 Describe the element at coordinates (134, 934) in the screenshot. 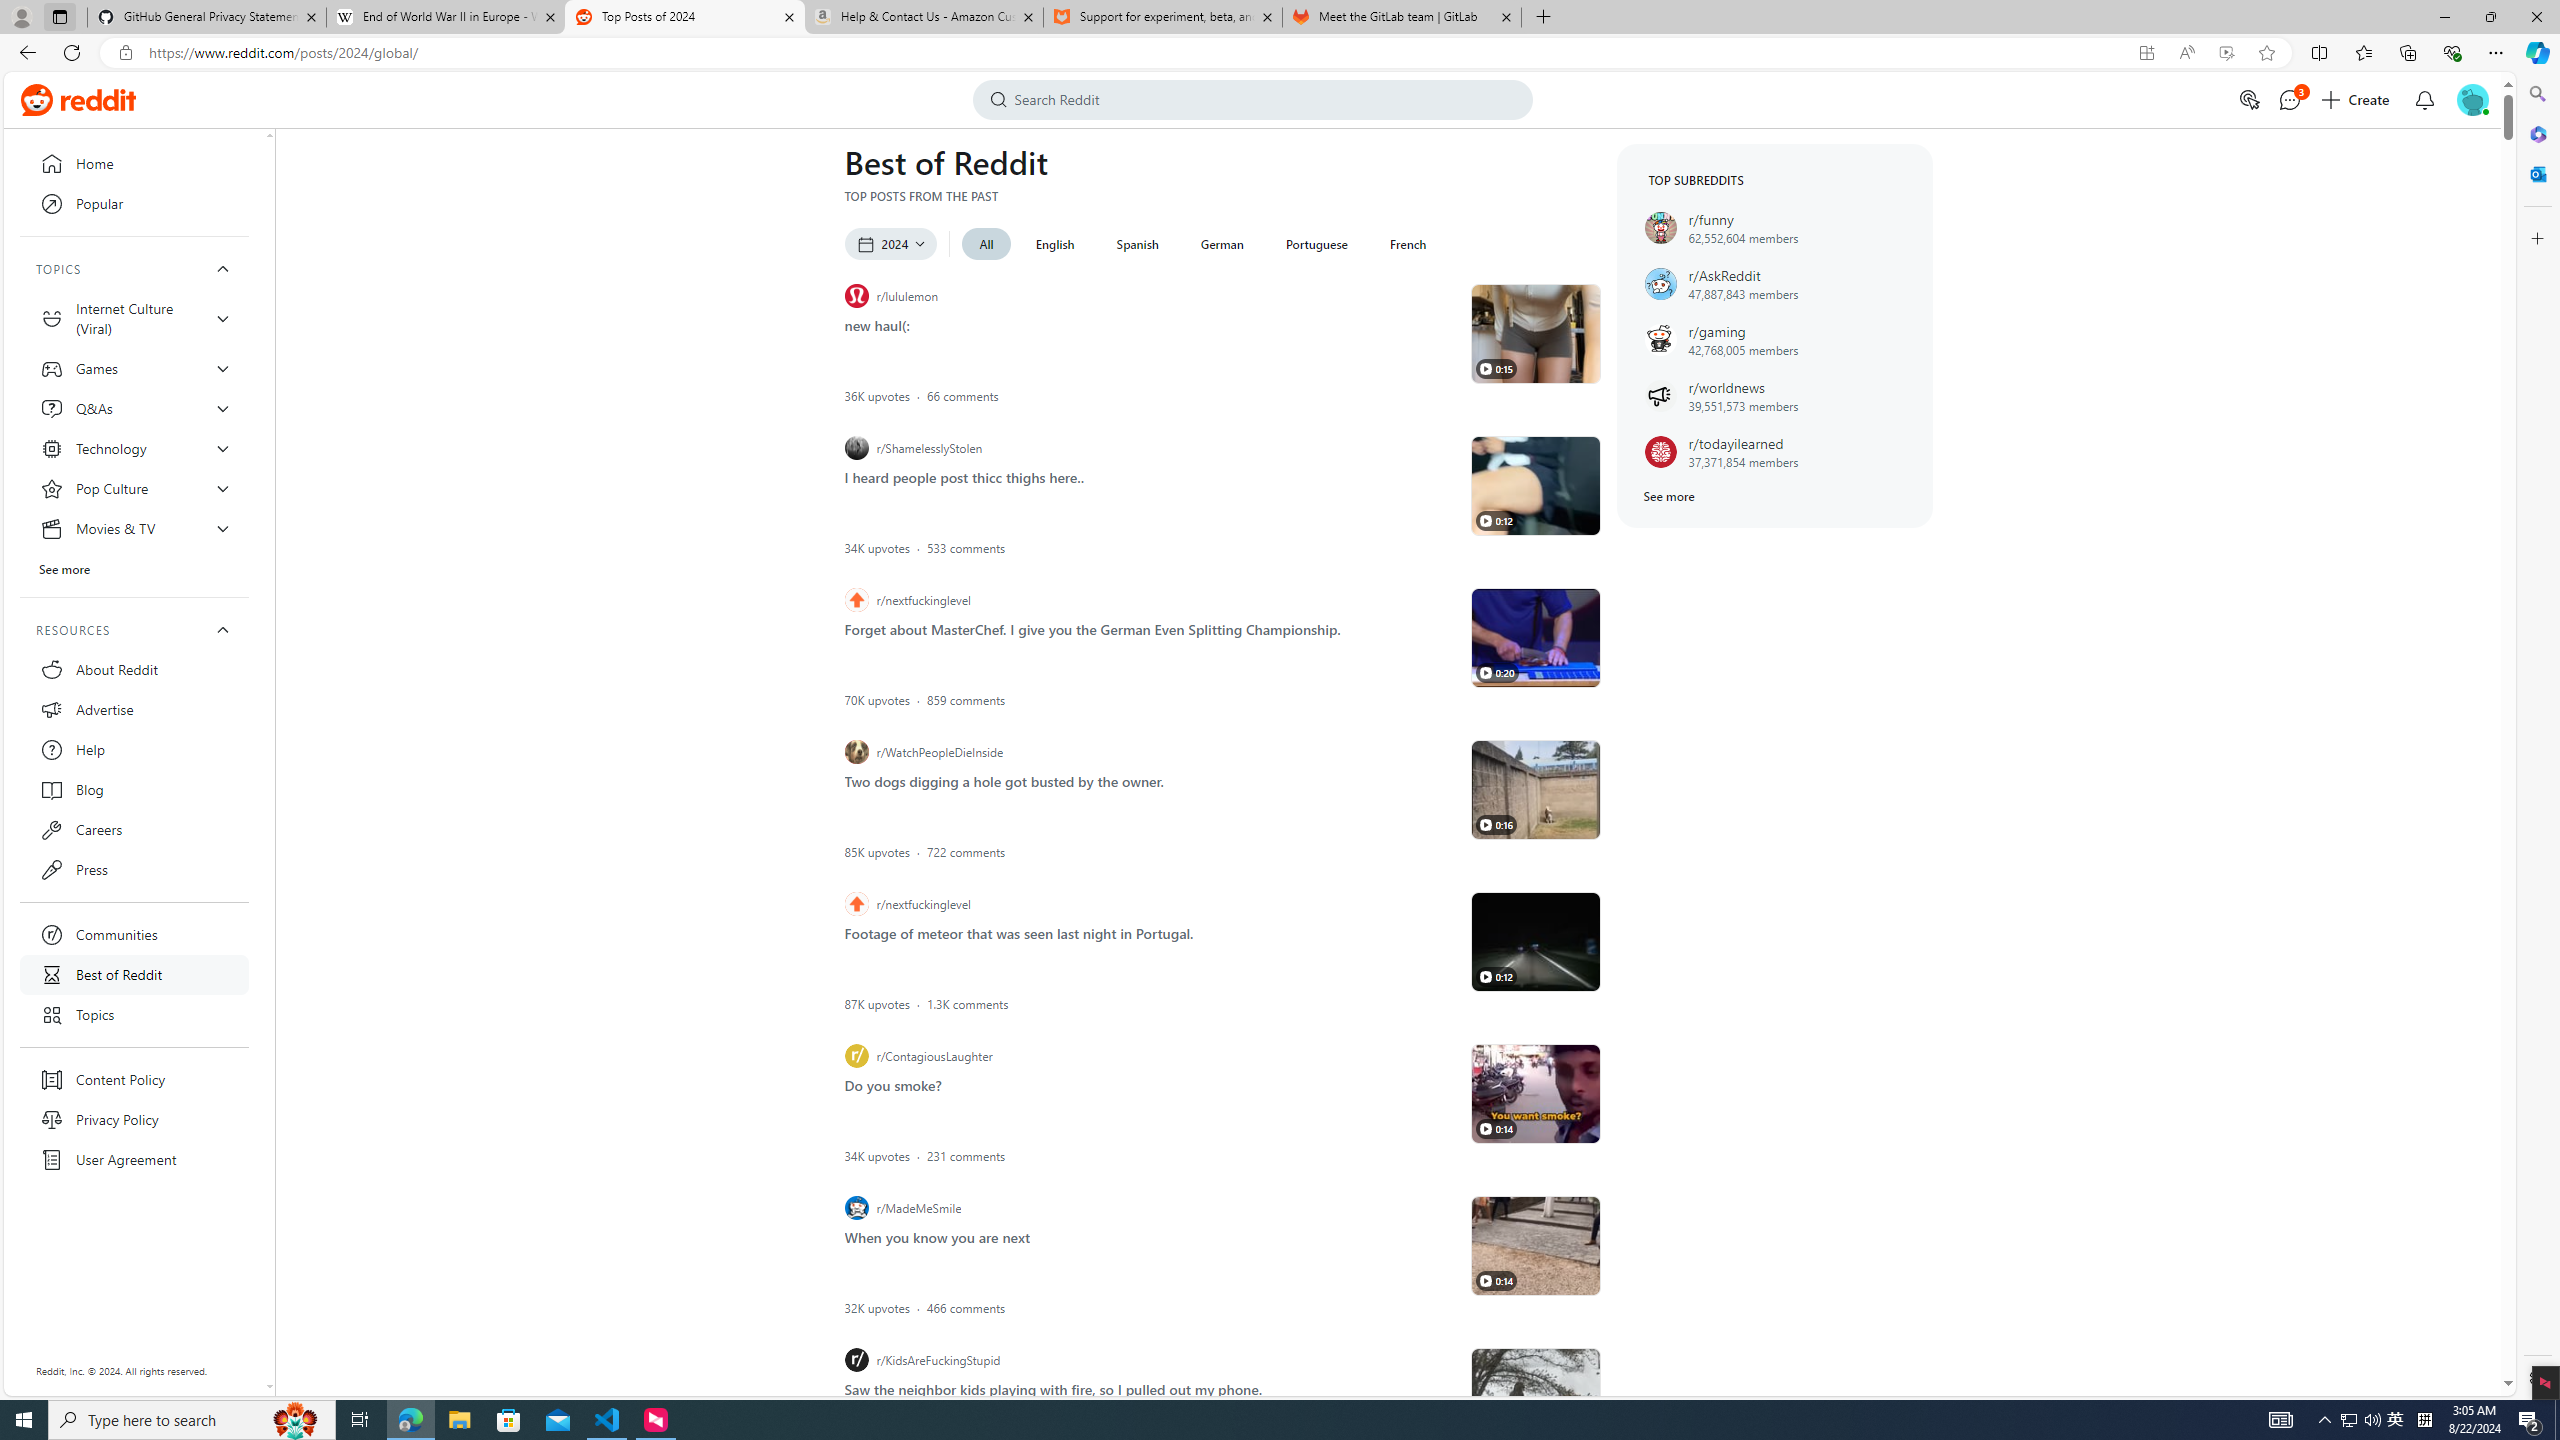

I see `'Communities'` at that location.